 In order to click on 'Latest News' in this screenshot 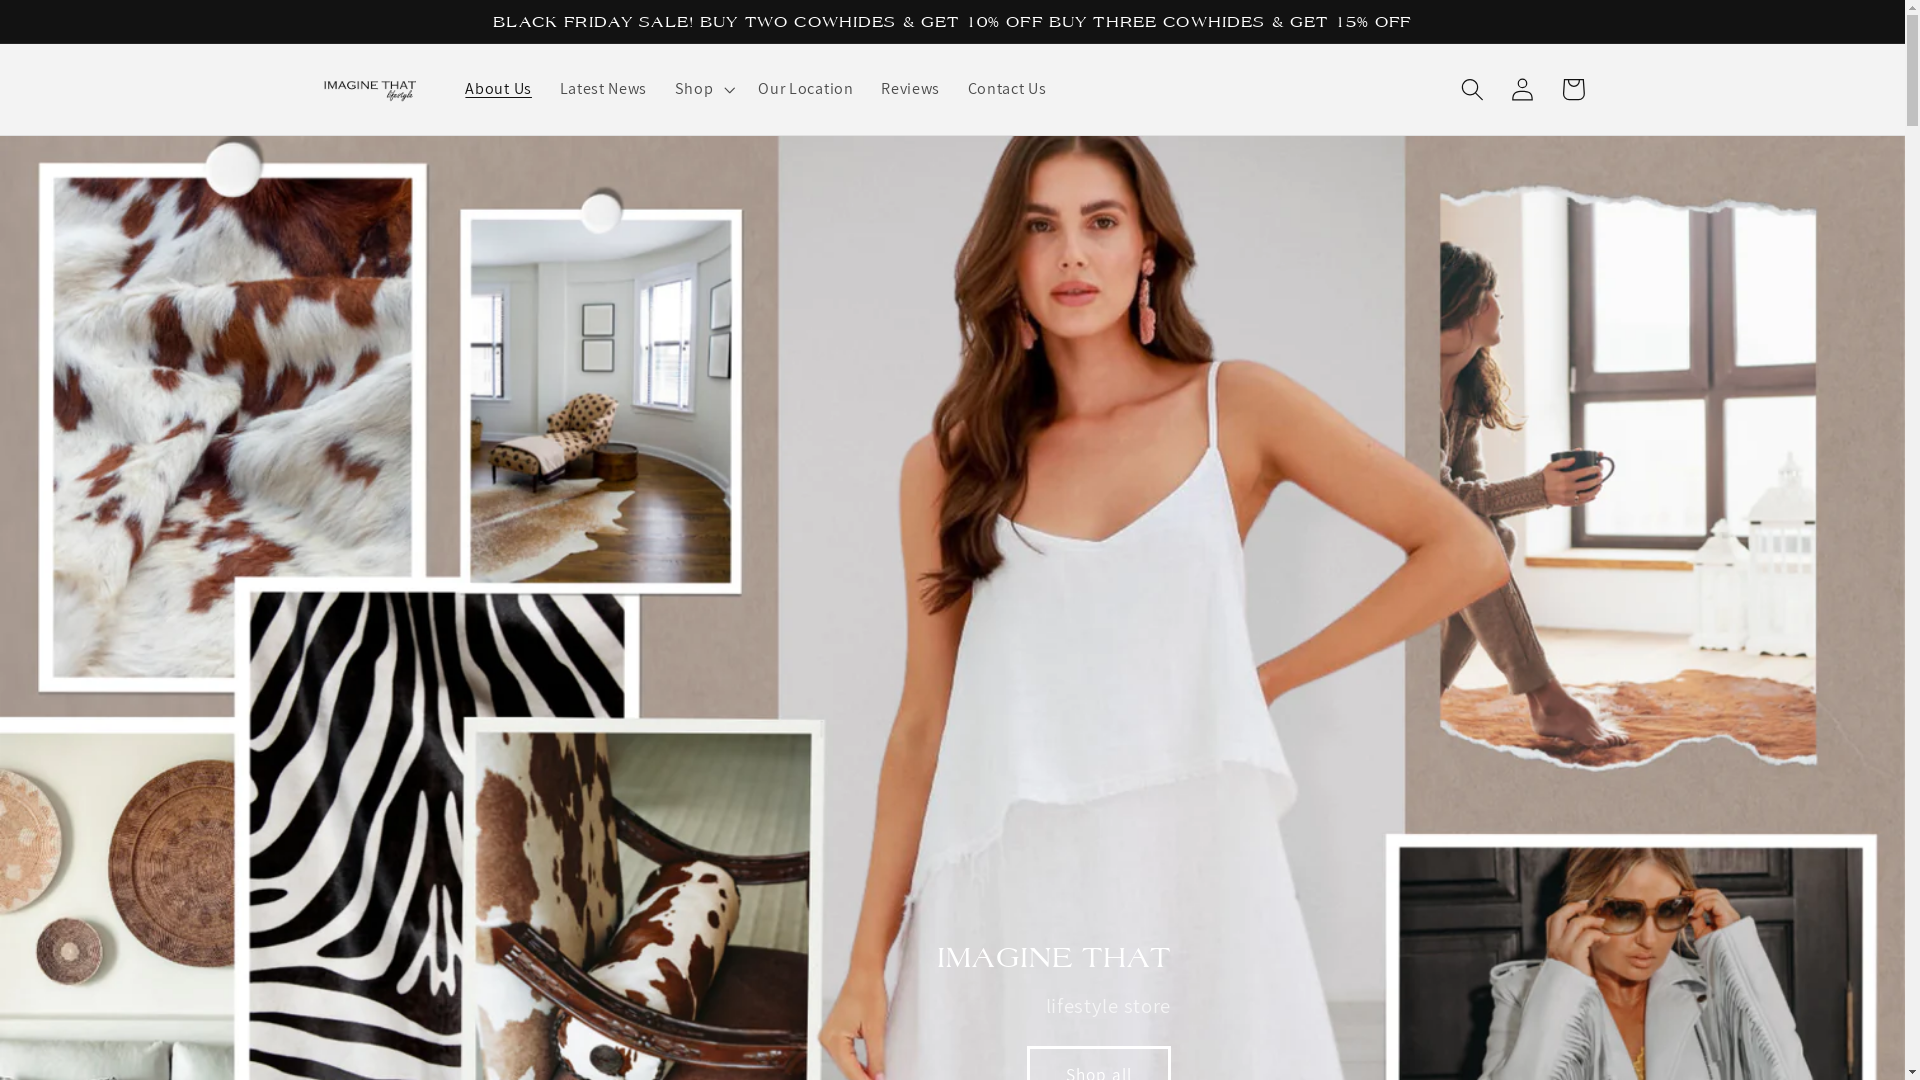, I will do `click(602, 87)`.